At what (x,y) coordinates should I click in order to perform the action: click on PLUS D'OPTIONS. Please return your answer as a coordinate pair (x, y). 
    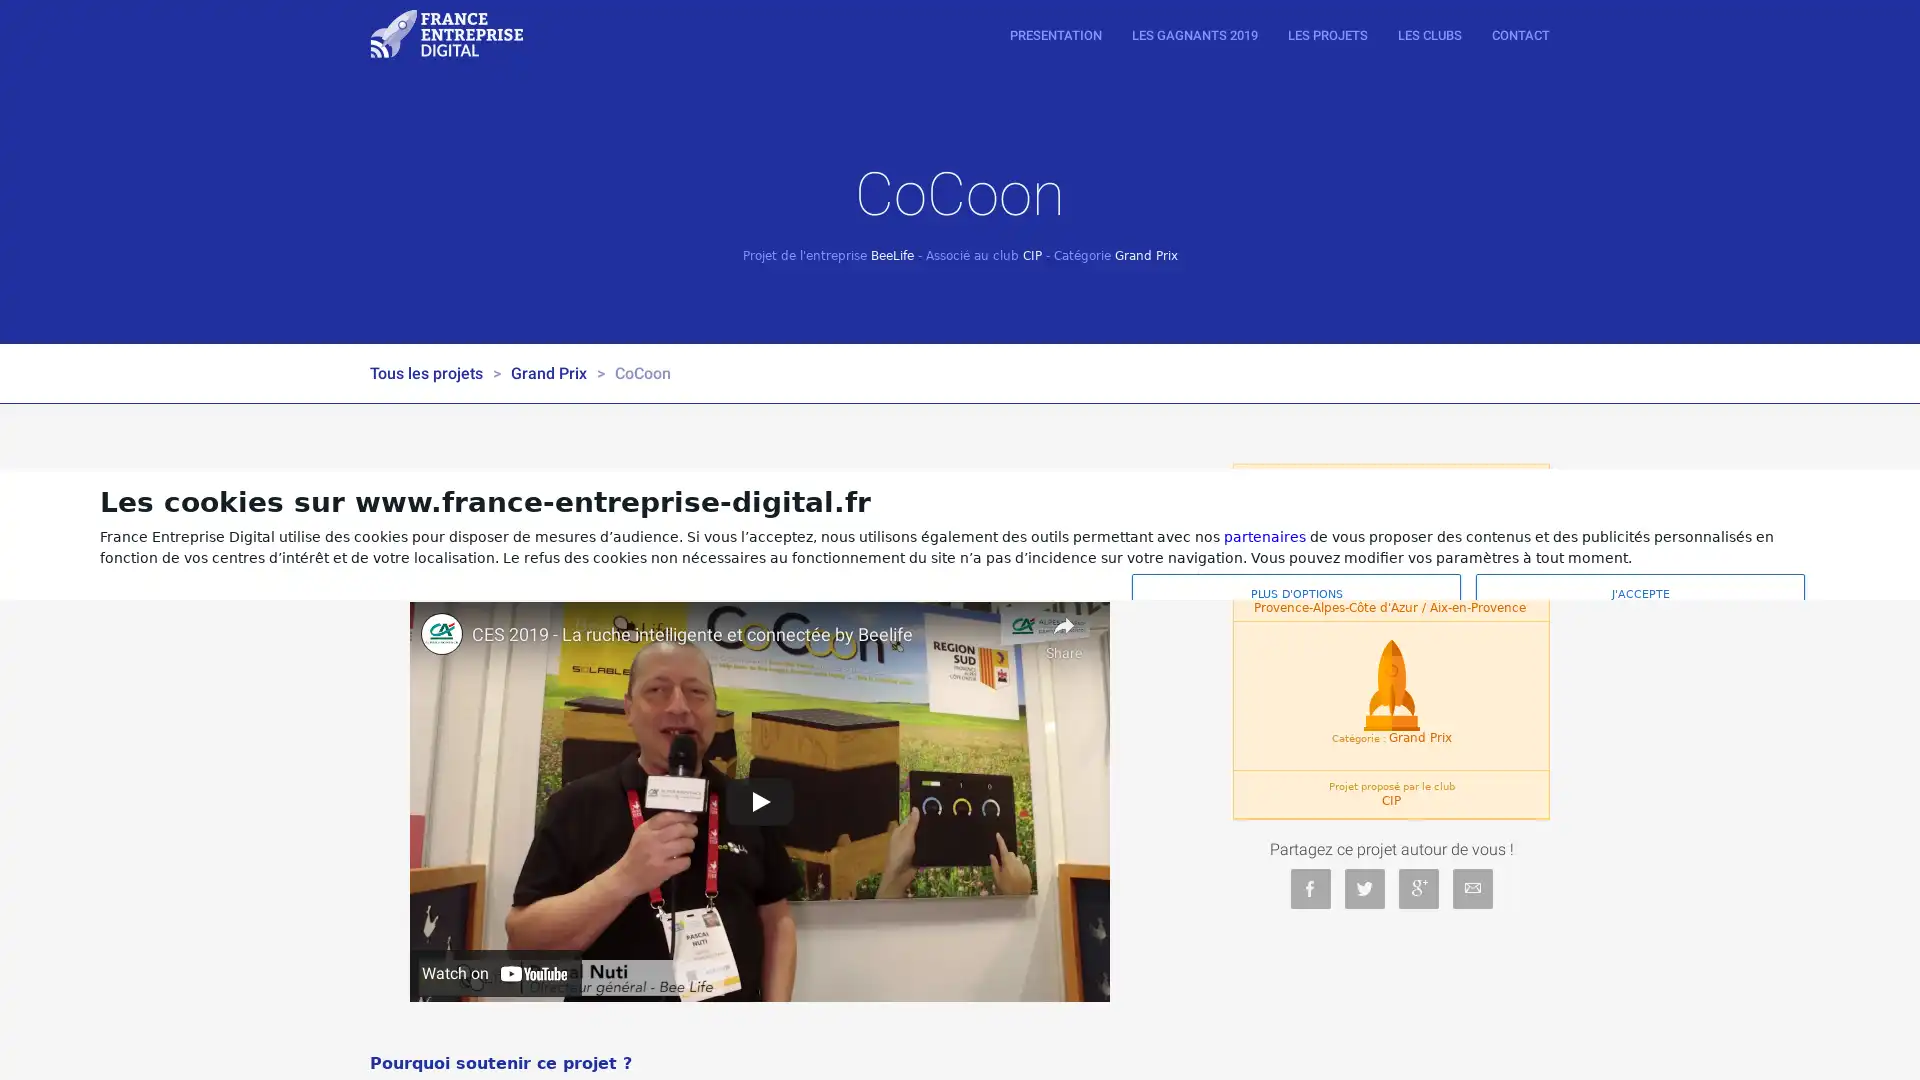
    Looking at the image, I should click on (1296, 593).